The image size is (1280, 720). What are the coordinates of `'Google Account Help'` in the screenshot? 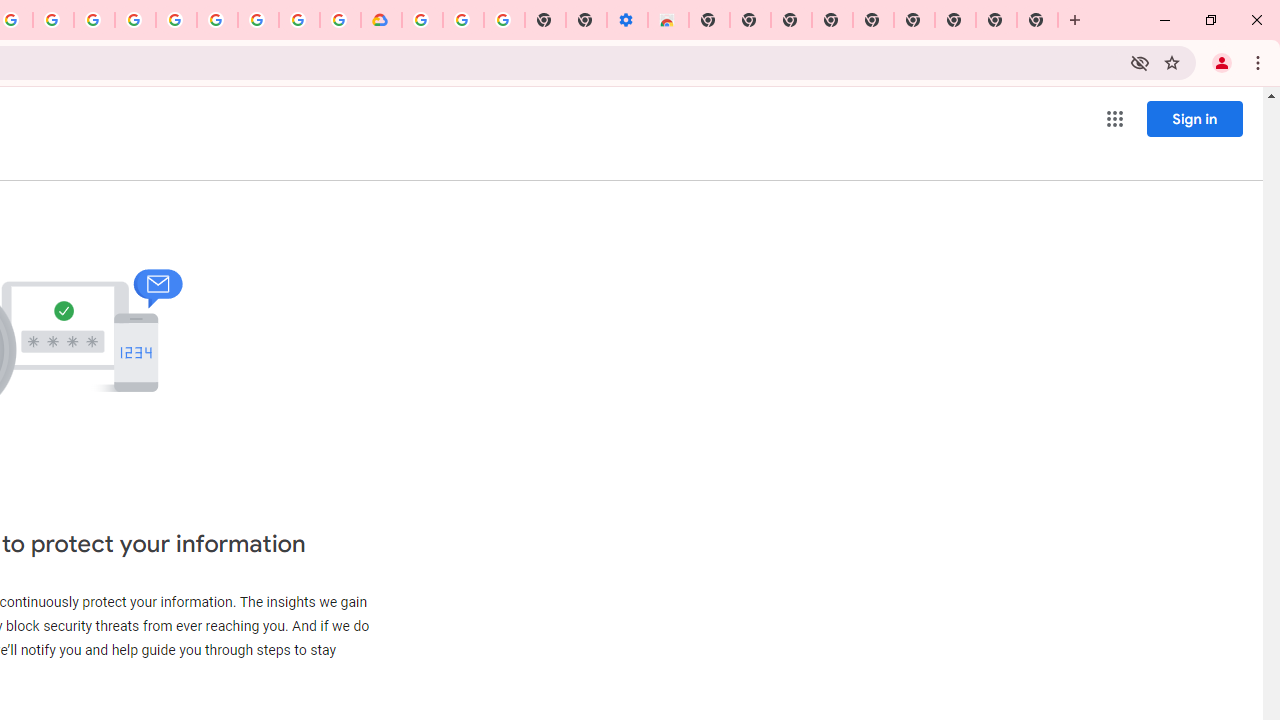 It's located at (462, 20).